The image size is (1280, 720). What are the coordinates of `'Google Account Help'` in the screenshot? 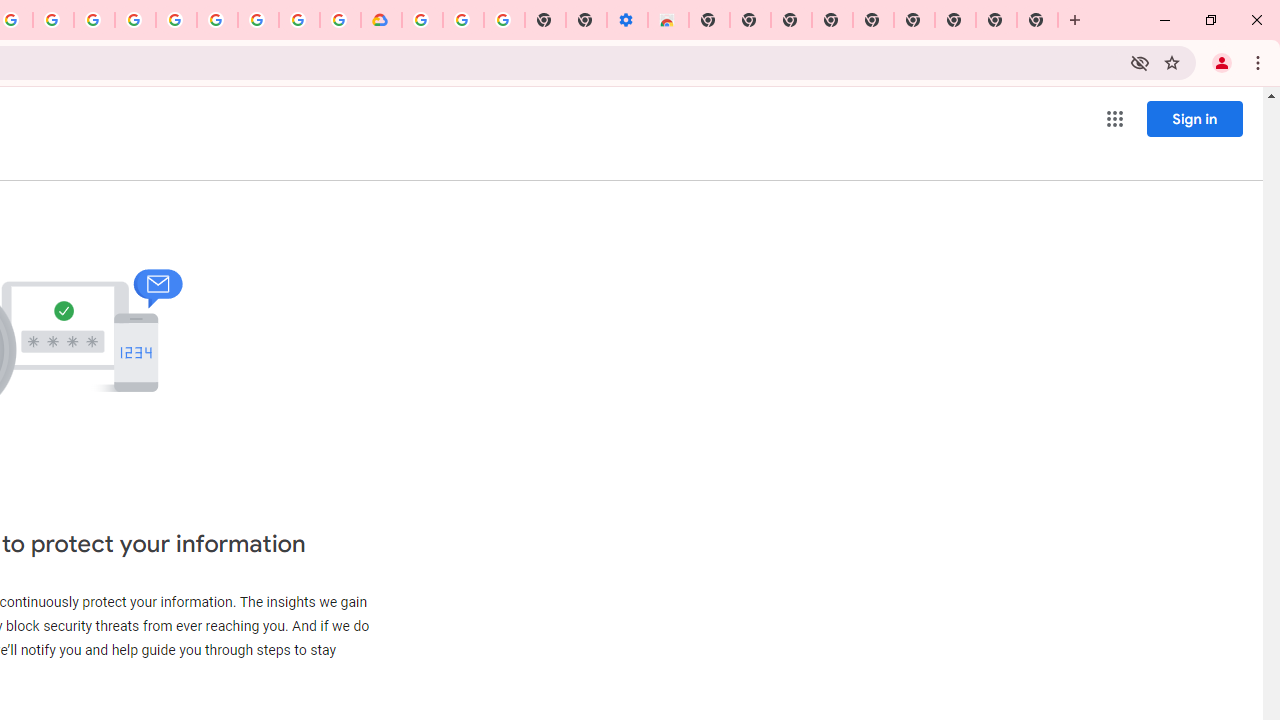 It's located at (462, 20).